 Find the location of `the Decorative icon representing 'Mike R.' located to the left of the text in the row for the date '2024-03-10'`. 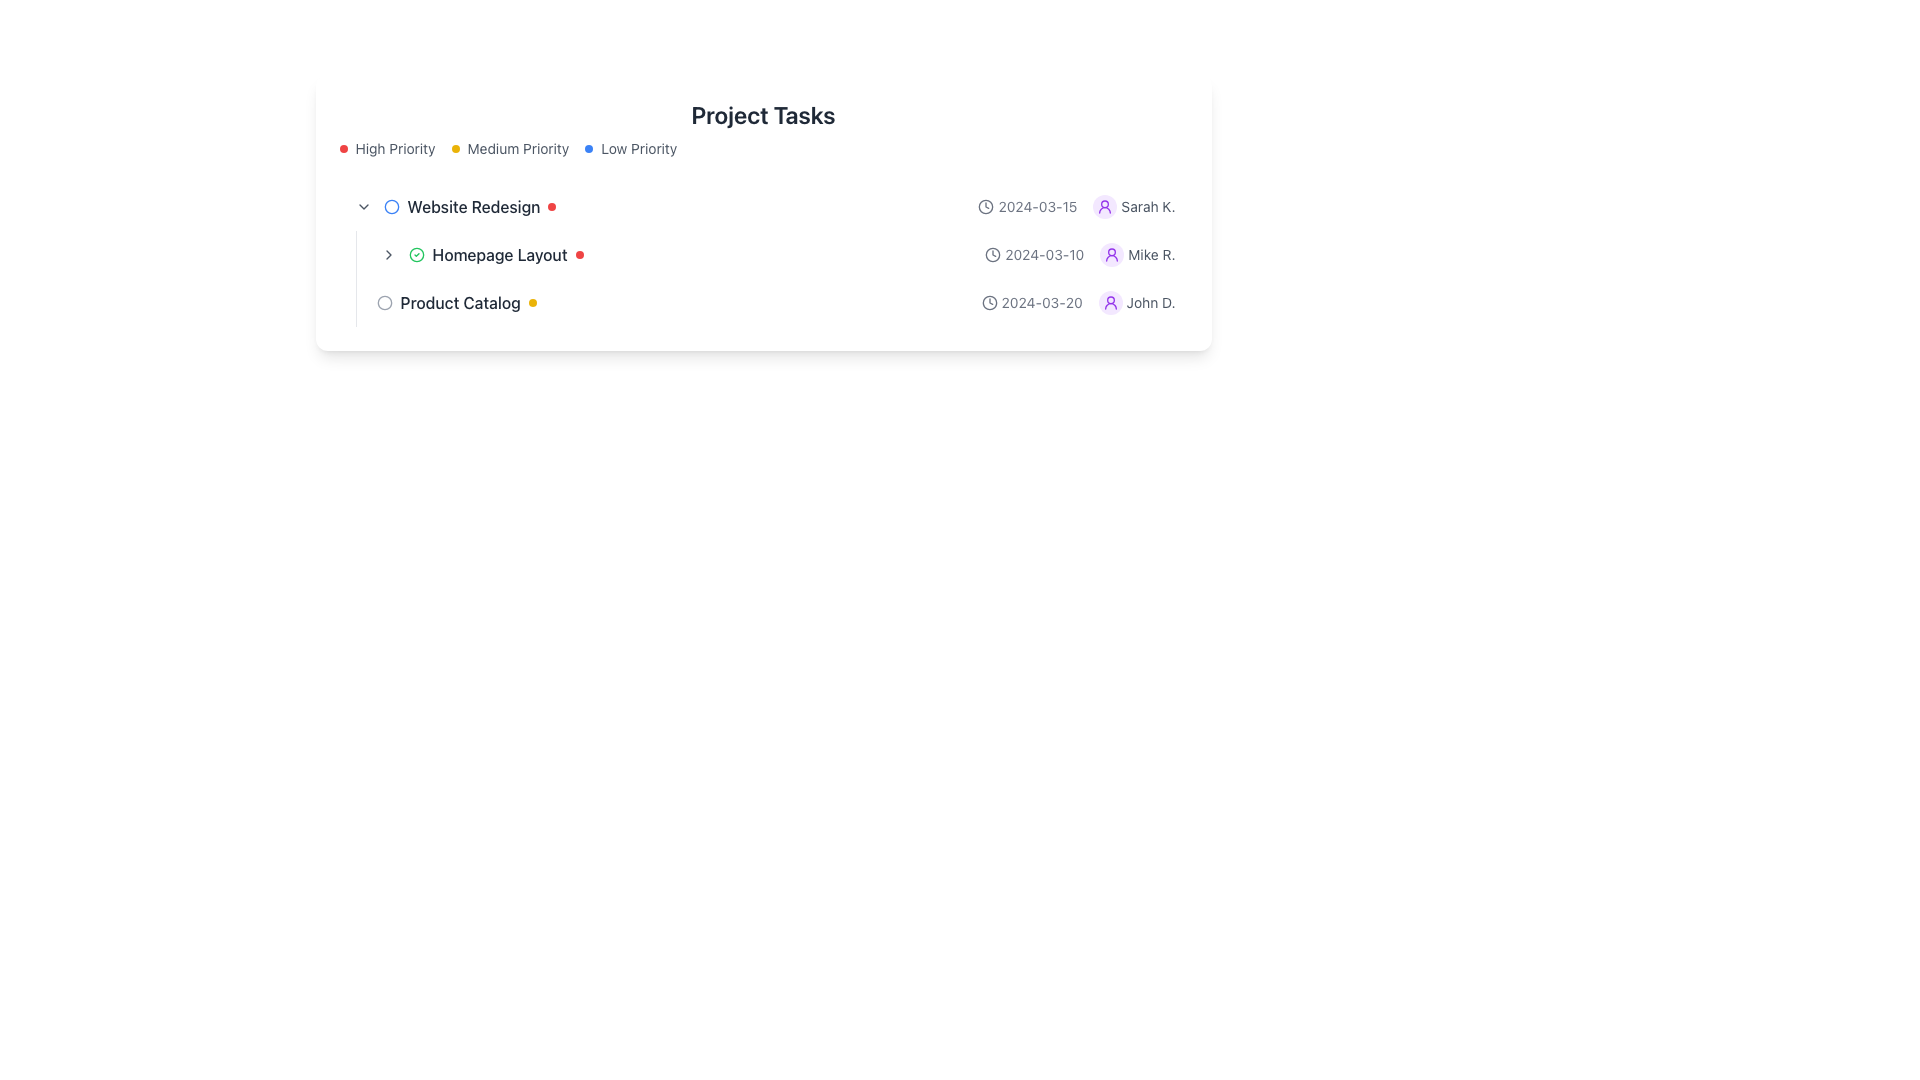

the Decorative icon representing 'Mike R.' located to the left of the text in the row for the date '2024-03-10' is located at coordinates (1111, 253).